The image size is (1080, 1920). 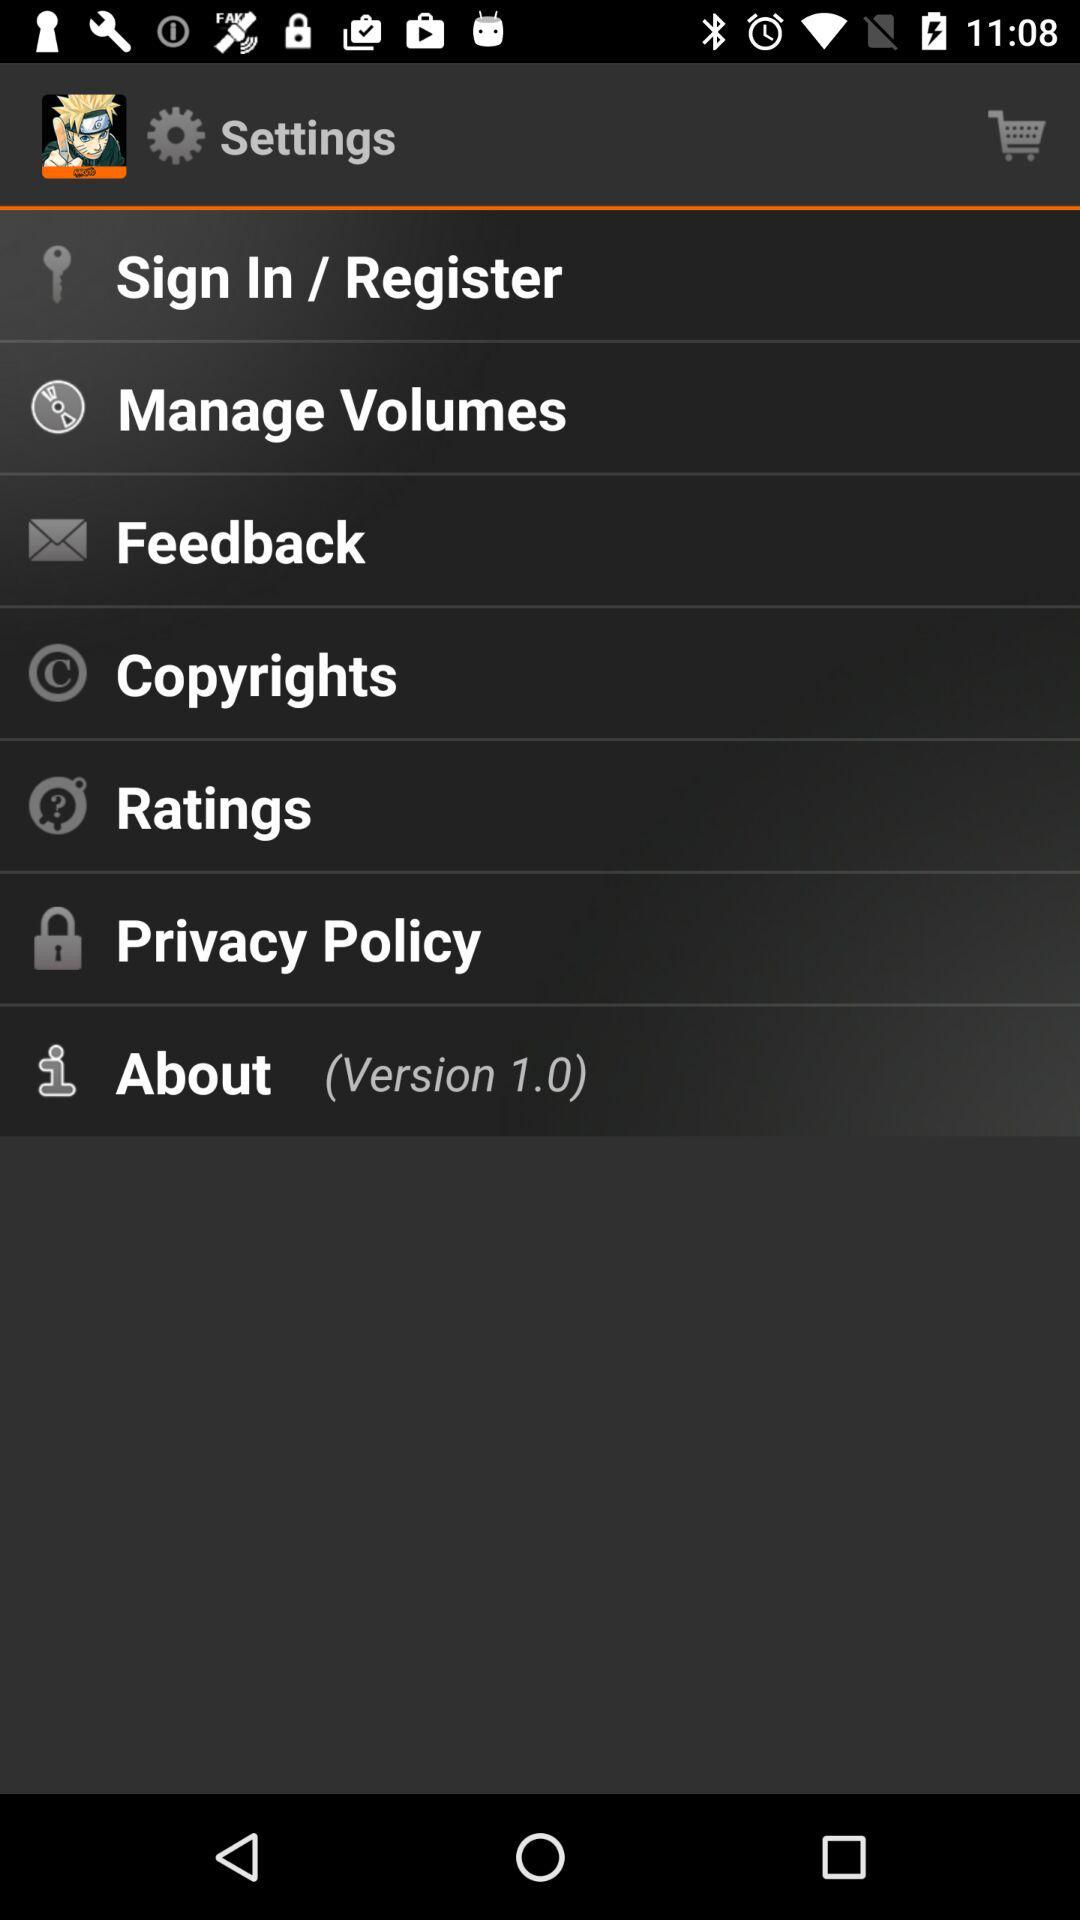 I want to click on the privacy policy item, so click(x=298, y=937).